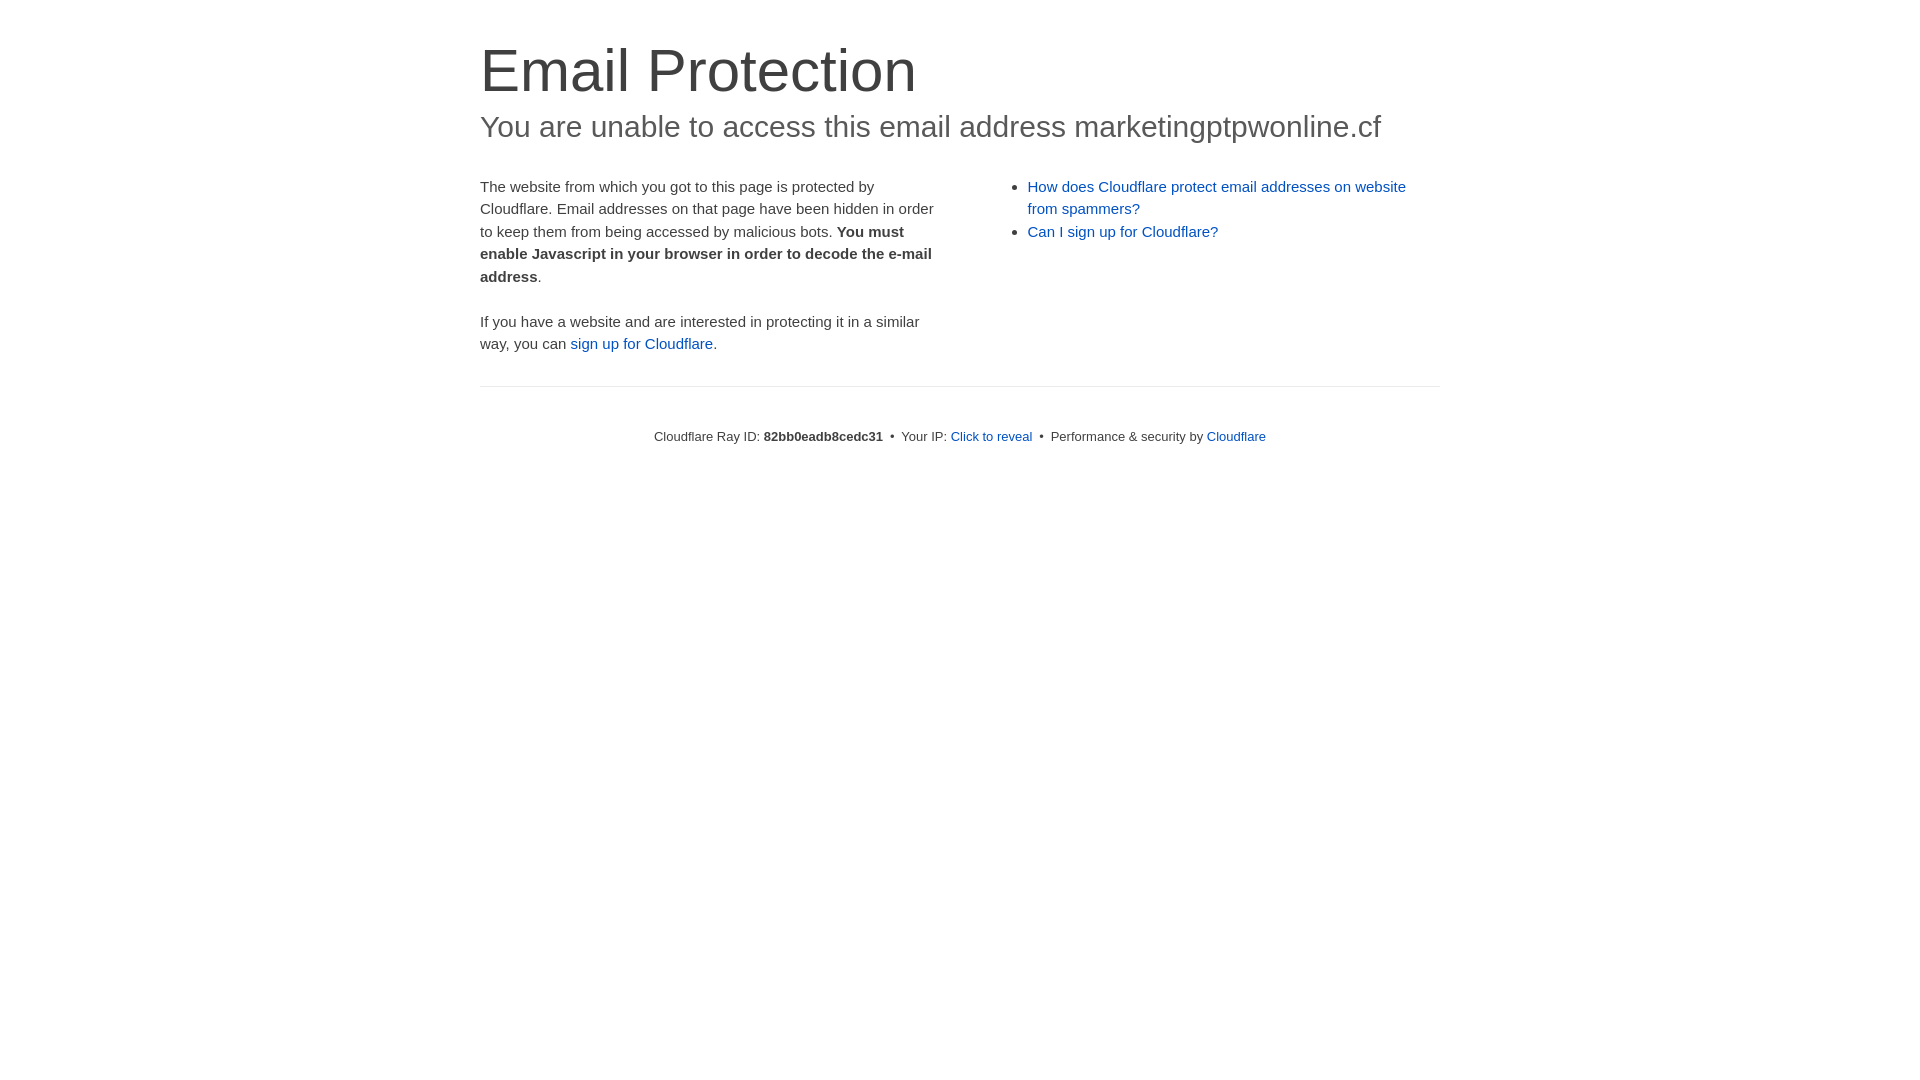 Image resolution: width=1920 pixels, height=1080 pixels. I want to click on 'Cloudflare', so click(1235, 435).